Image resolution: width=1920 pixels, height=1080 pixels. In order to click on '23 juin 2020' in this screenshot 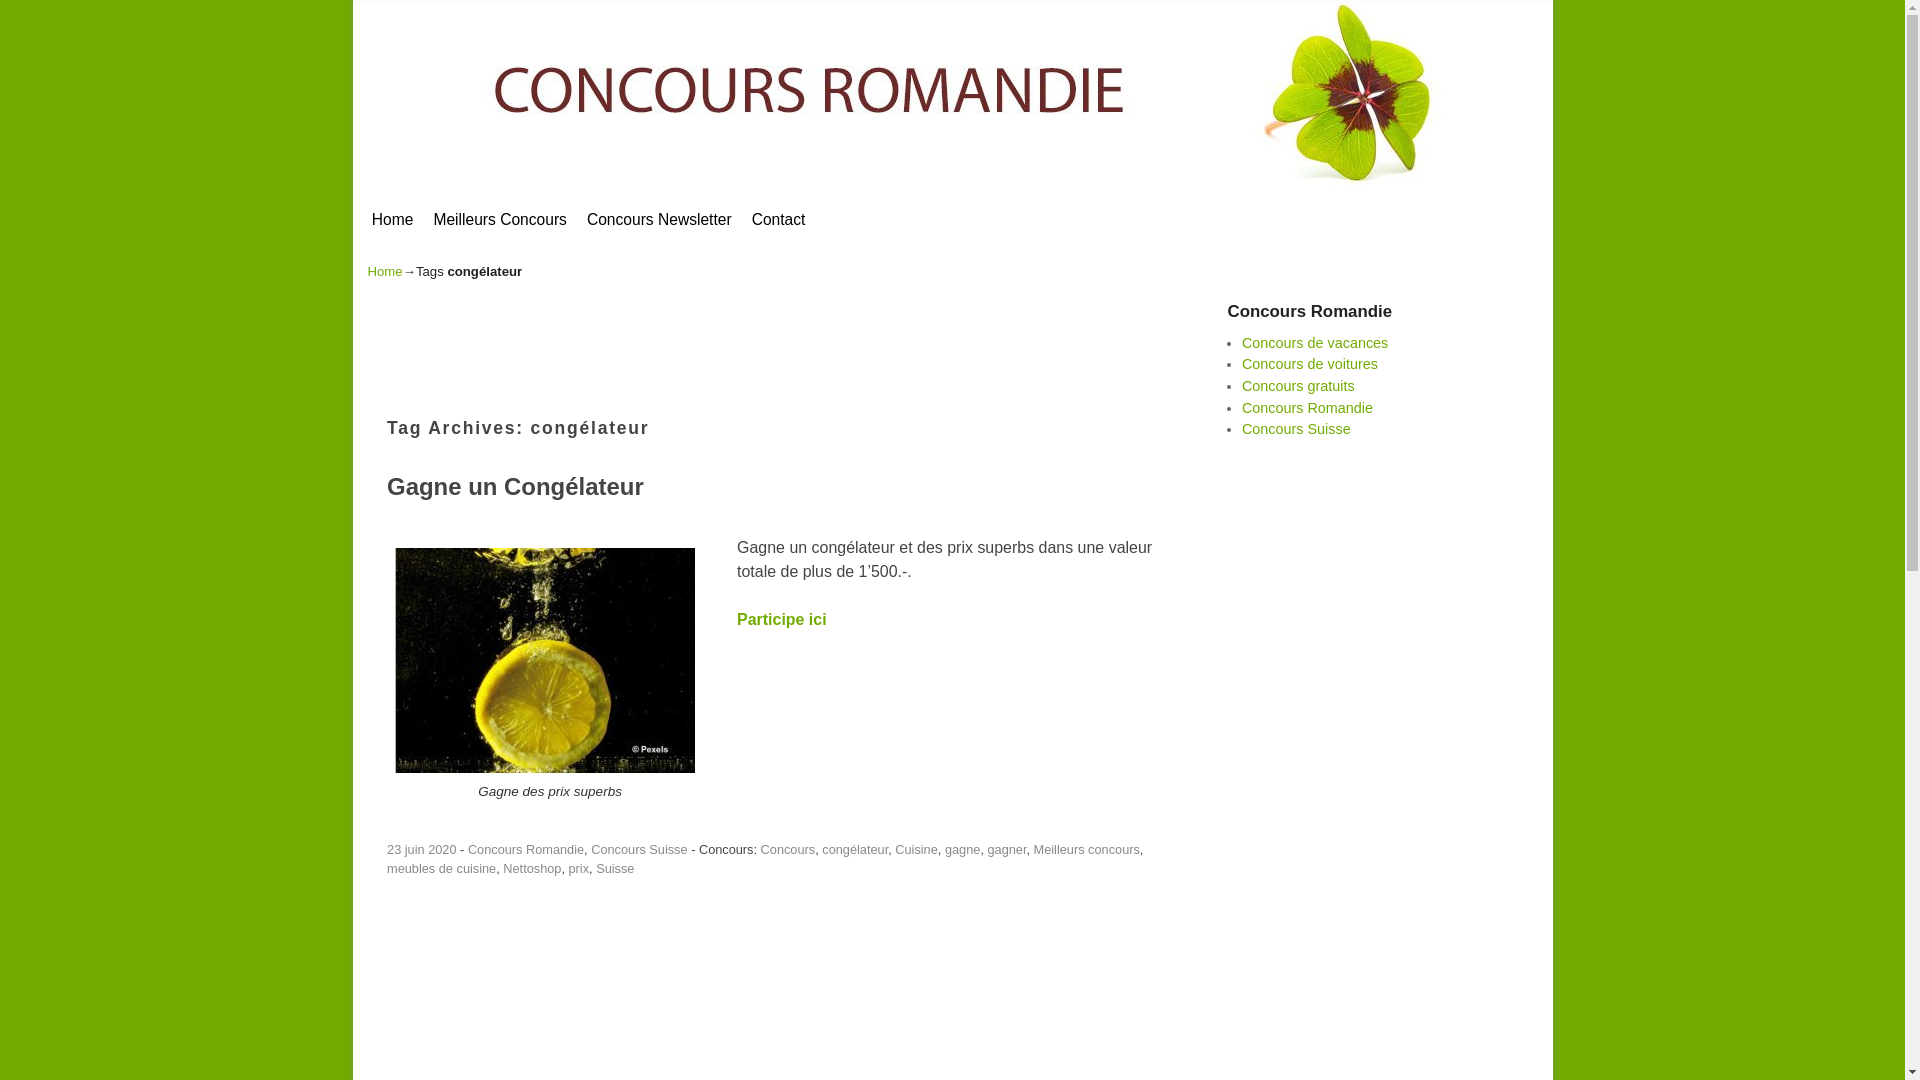, I will do `click(420, 849)`.